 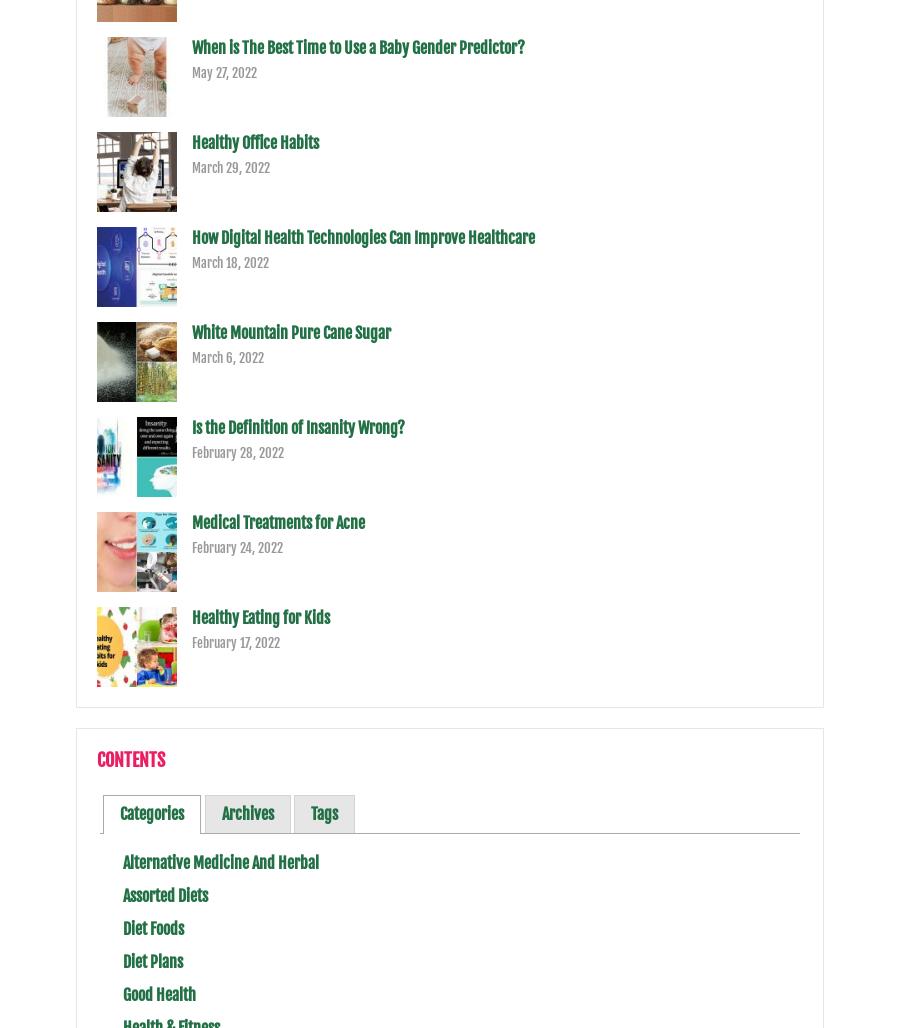 I want to click on 'Diet Foods', so click(x=152, y=927).